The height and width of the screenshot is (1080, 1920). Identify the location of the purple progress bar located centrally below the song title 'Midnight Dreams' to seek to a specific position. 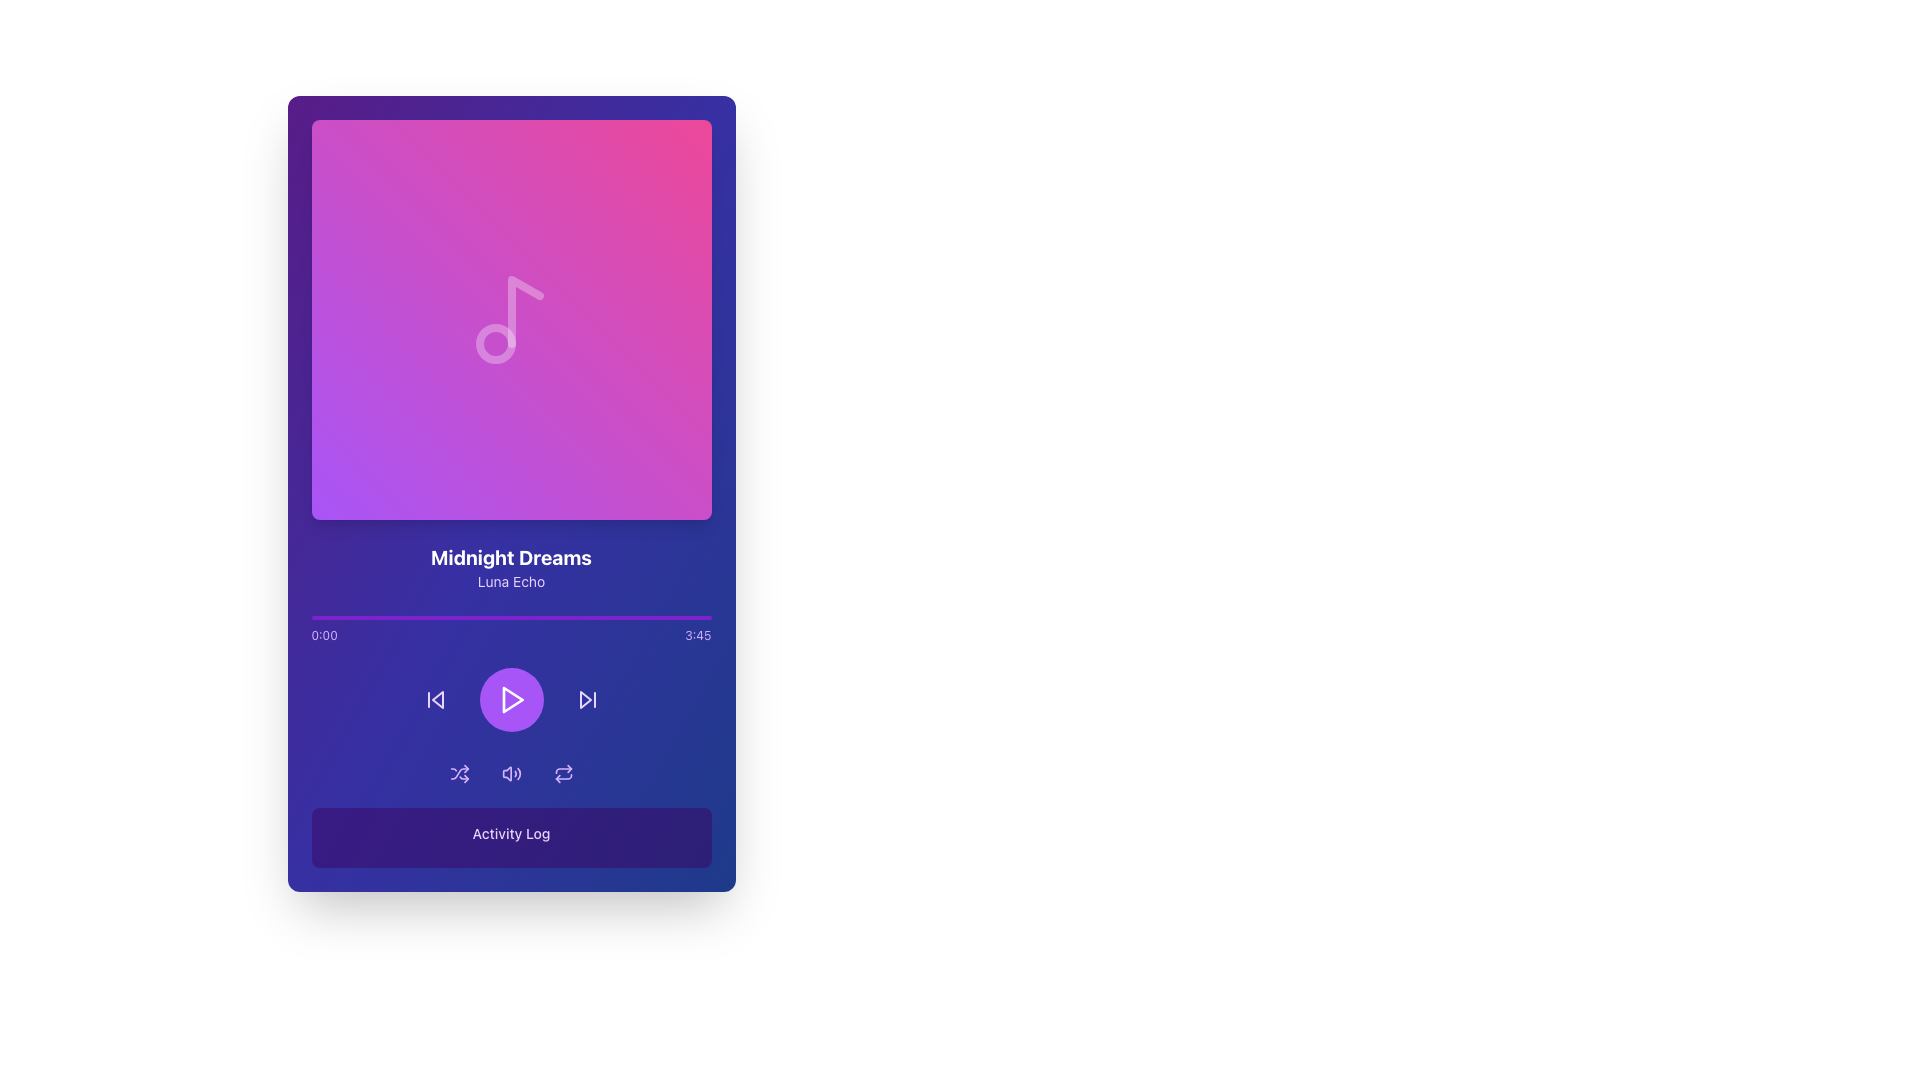
(511, 616).